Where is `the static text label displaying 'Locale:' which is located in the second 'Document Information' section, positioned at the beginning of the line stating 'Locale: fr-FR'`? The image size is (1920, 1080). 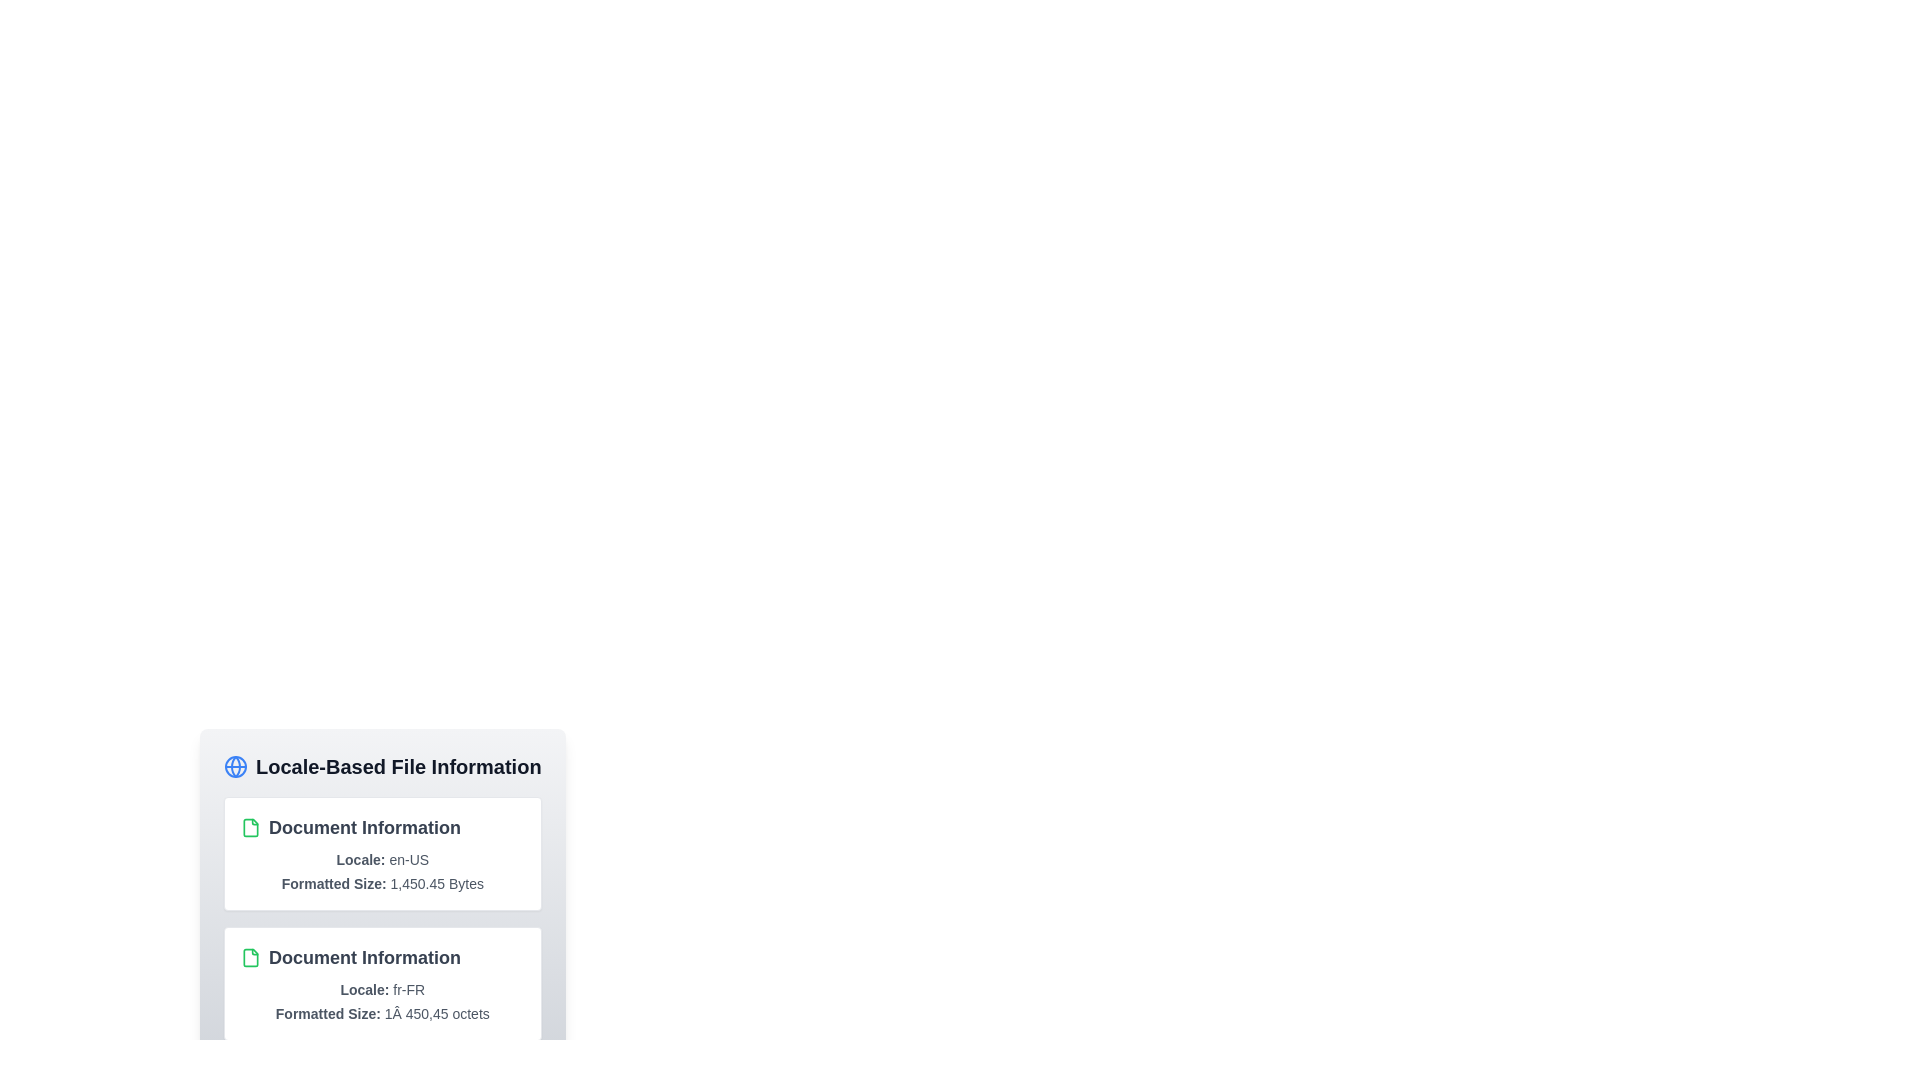 the static text label displaying 'Locale:' which is located in the second 'Document Information' section, positioned at the beginning of the line stating 'Locale: fr-FR' is located at coordinates (364, 990).